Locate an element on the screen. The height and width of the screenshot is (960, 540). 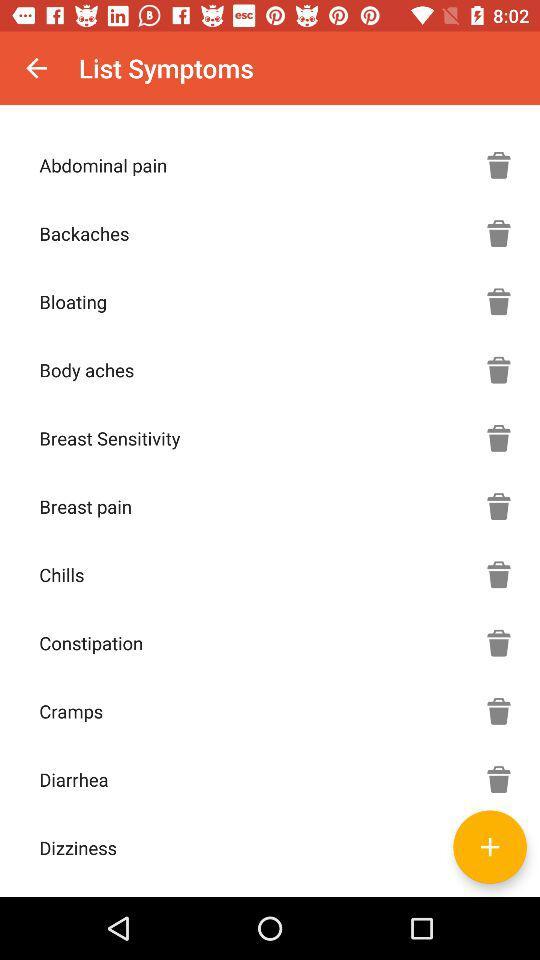
delet option is located at coordinates (498, 438).